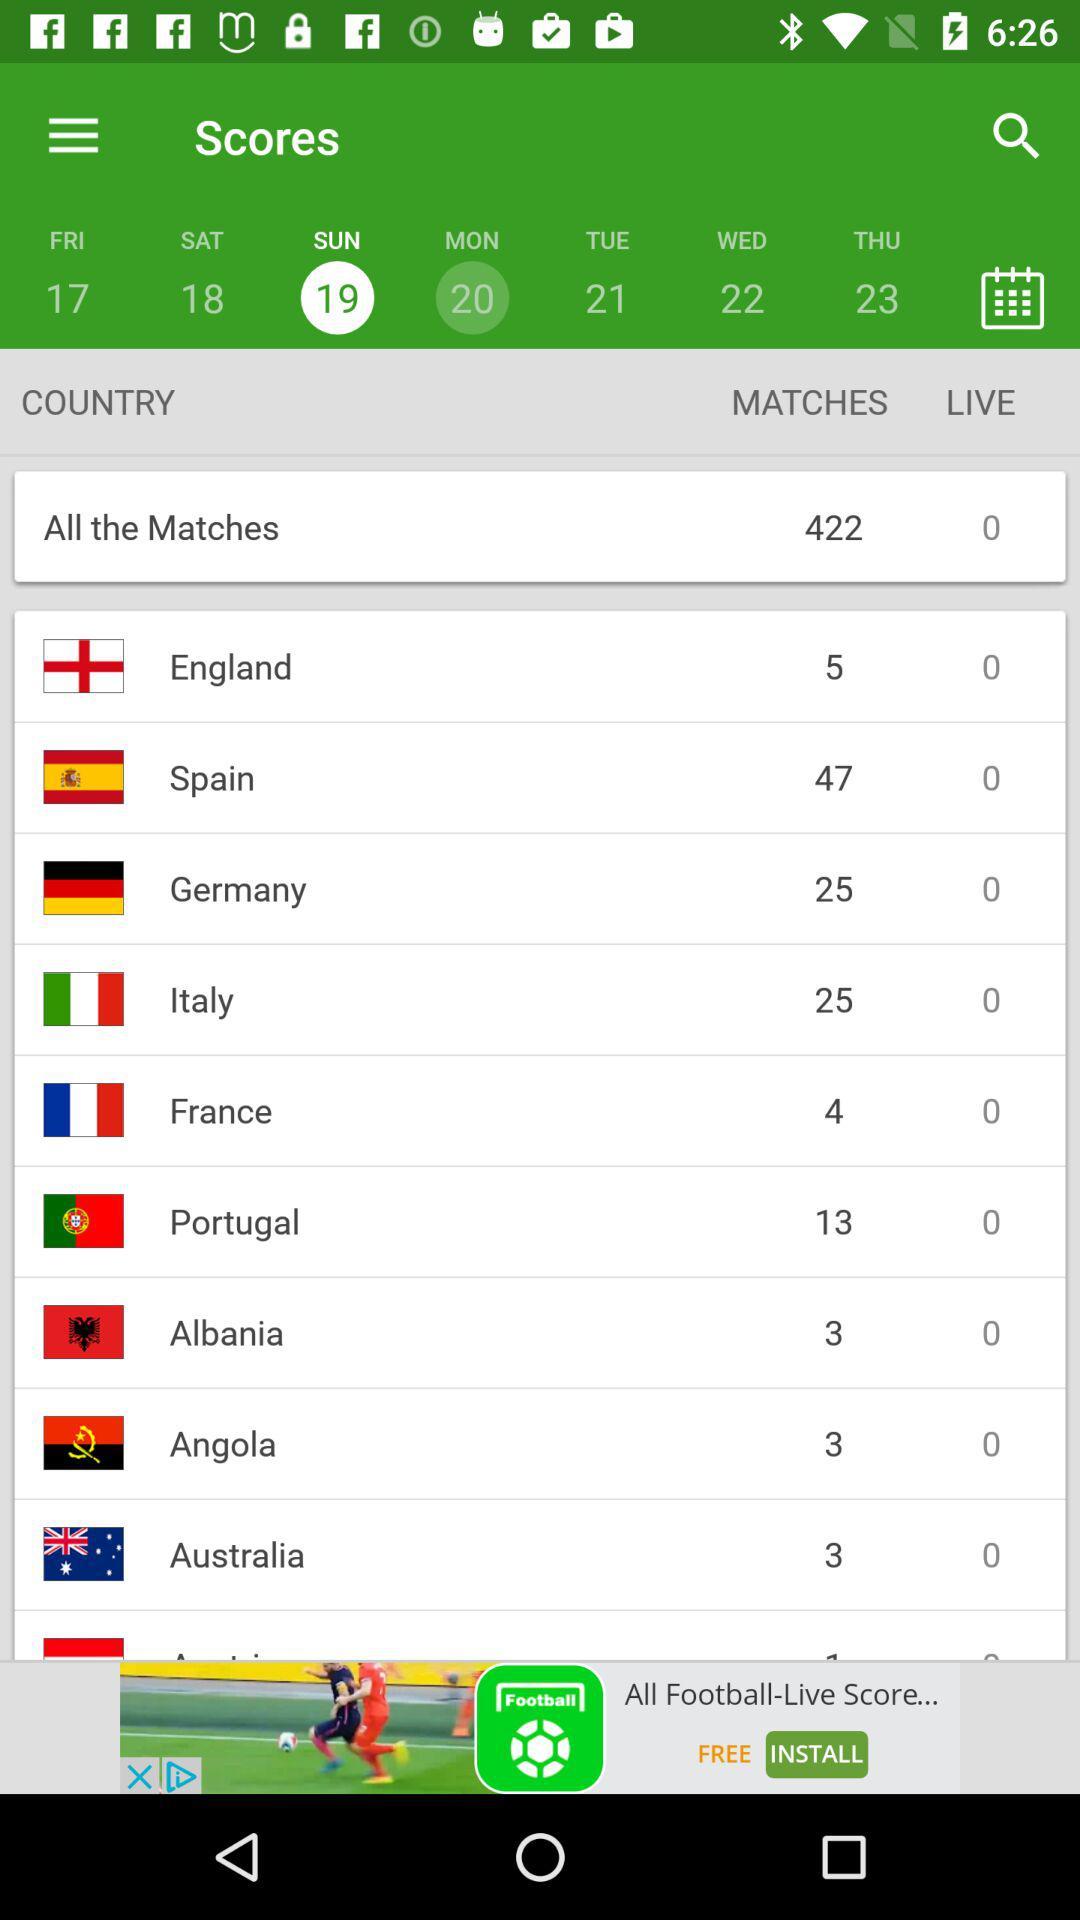 The height and width of the screenshot is (1920, 1080). I want to click on the flag which is before  angola, so click(82, 1443).